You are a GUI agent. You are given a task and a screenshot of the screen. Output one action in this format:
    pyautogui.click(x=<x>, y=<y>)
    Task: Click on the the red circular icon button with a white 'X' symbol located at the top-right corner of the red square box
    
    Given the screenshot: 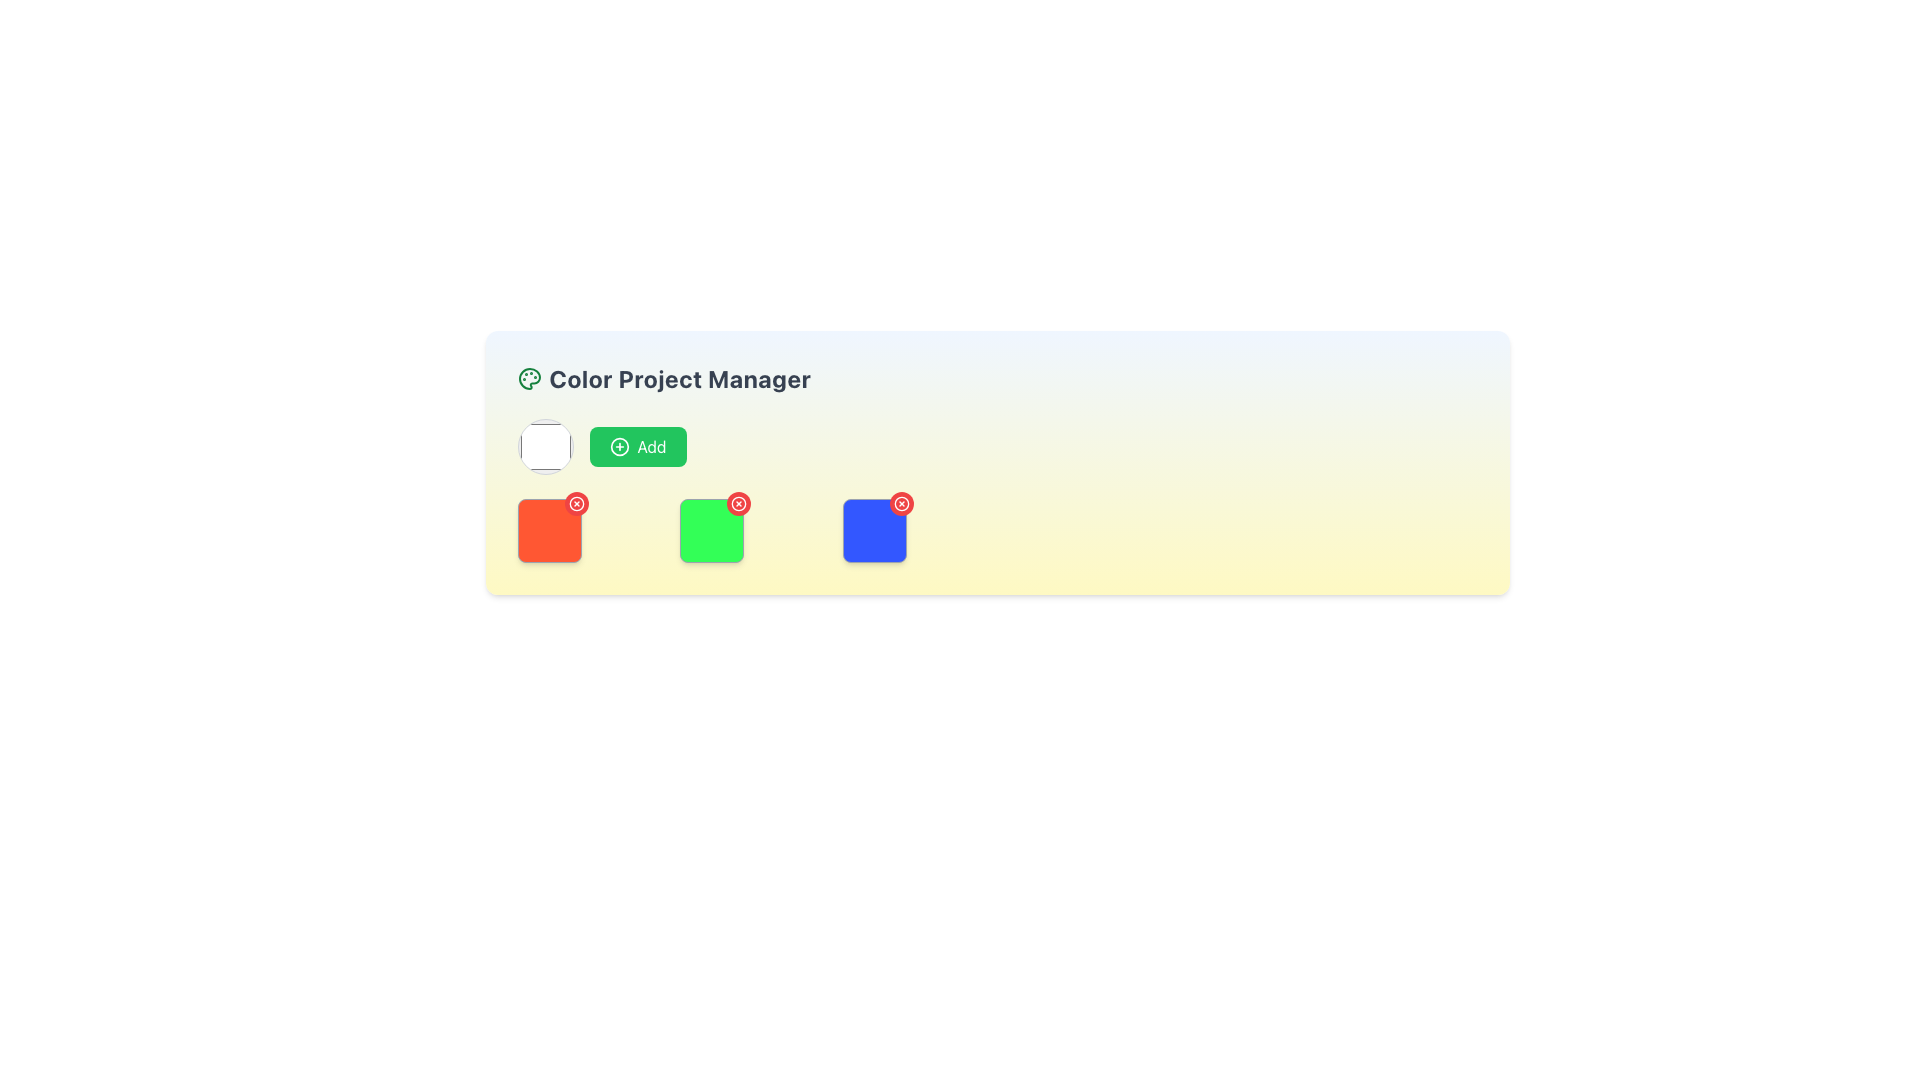 What is the action you would take?
    pyautogui.click(x=575, y=503)
    